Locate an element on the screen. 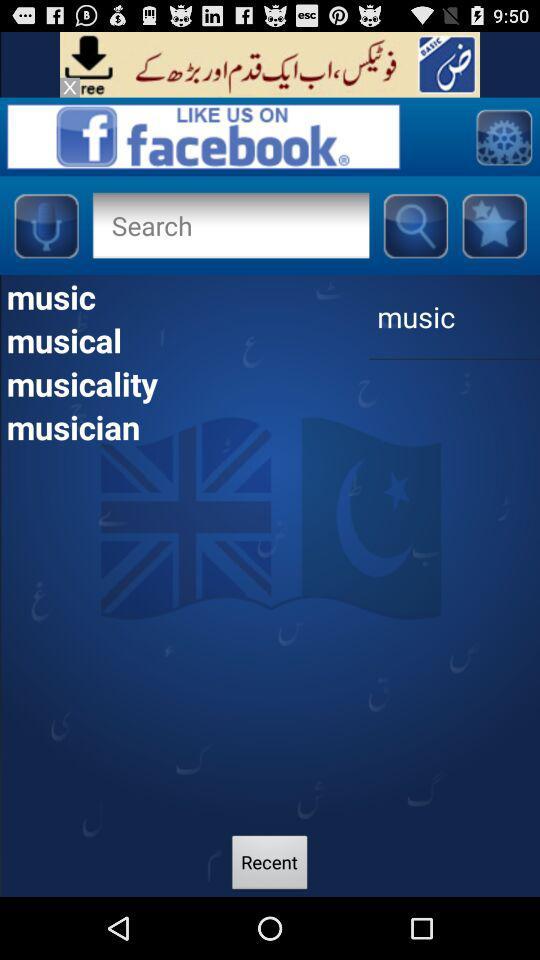 This screenshot has height=960, width=540. site is located at coordinates (270, 64).